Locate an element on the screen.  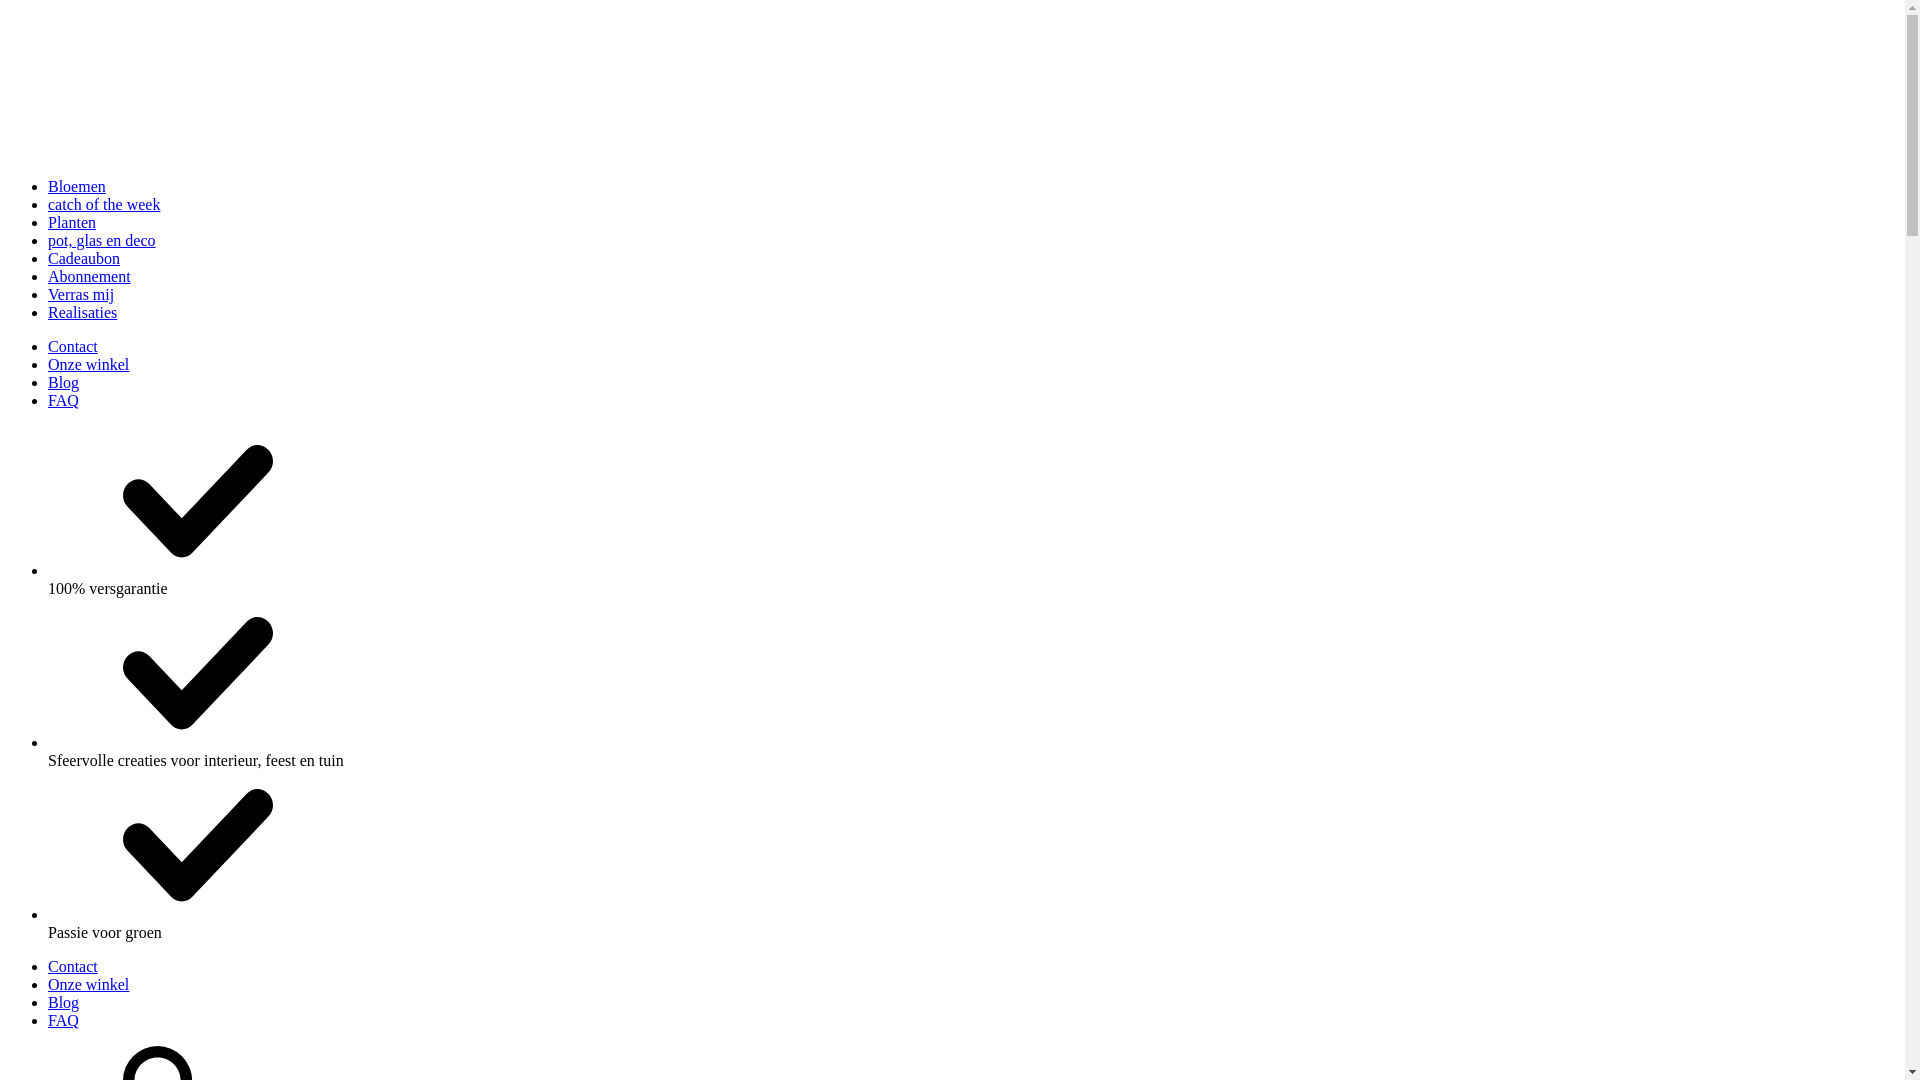
'Onze winkel' is located at coordinates (87, 364).